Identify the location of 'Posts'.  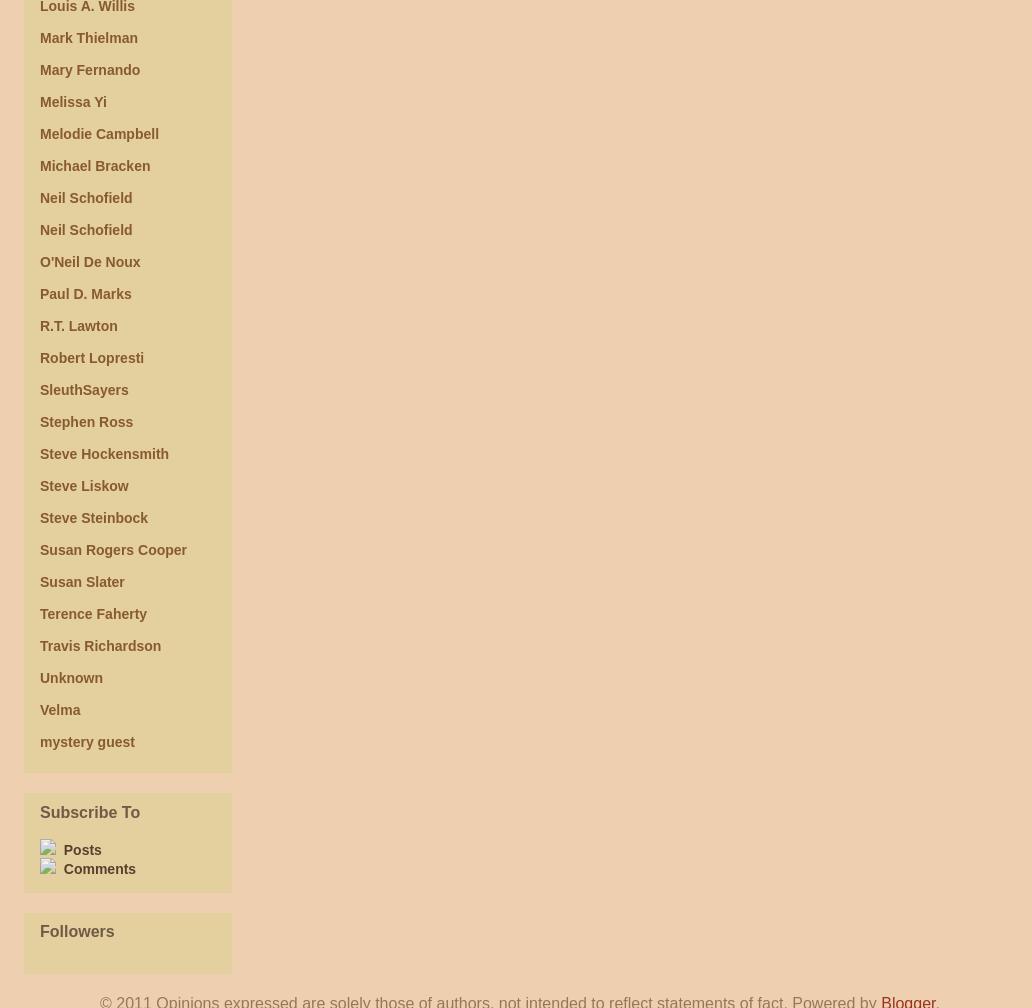
(79, 849).